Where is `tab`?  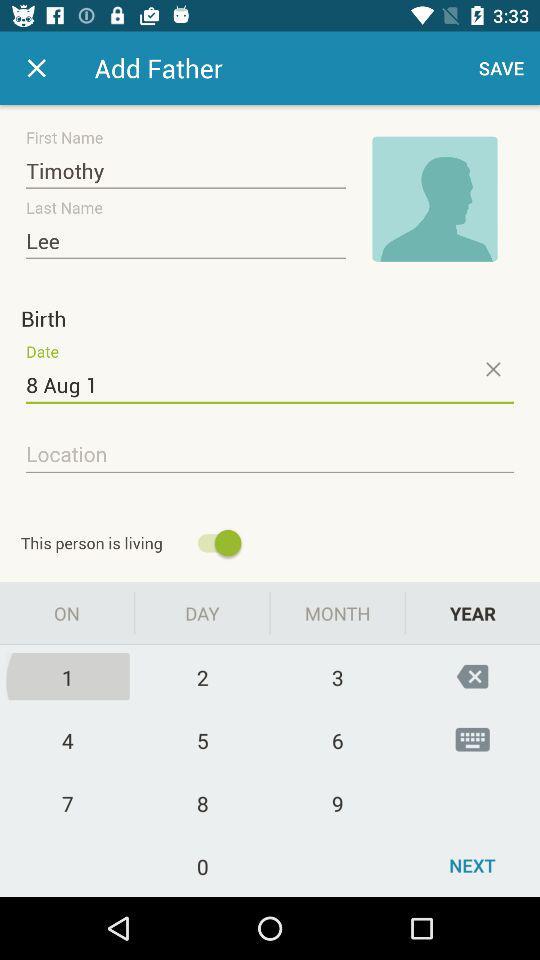
tab is located at coordinates (36, 68).